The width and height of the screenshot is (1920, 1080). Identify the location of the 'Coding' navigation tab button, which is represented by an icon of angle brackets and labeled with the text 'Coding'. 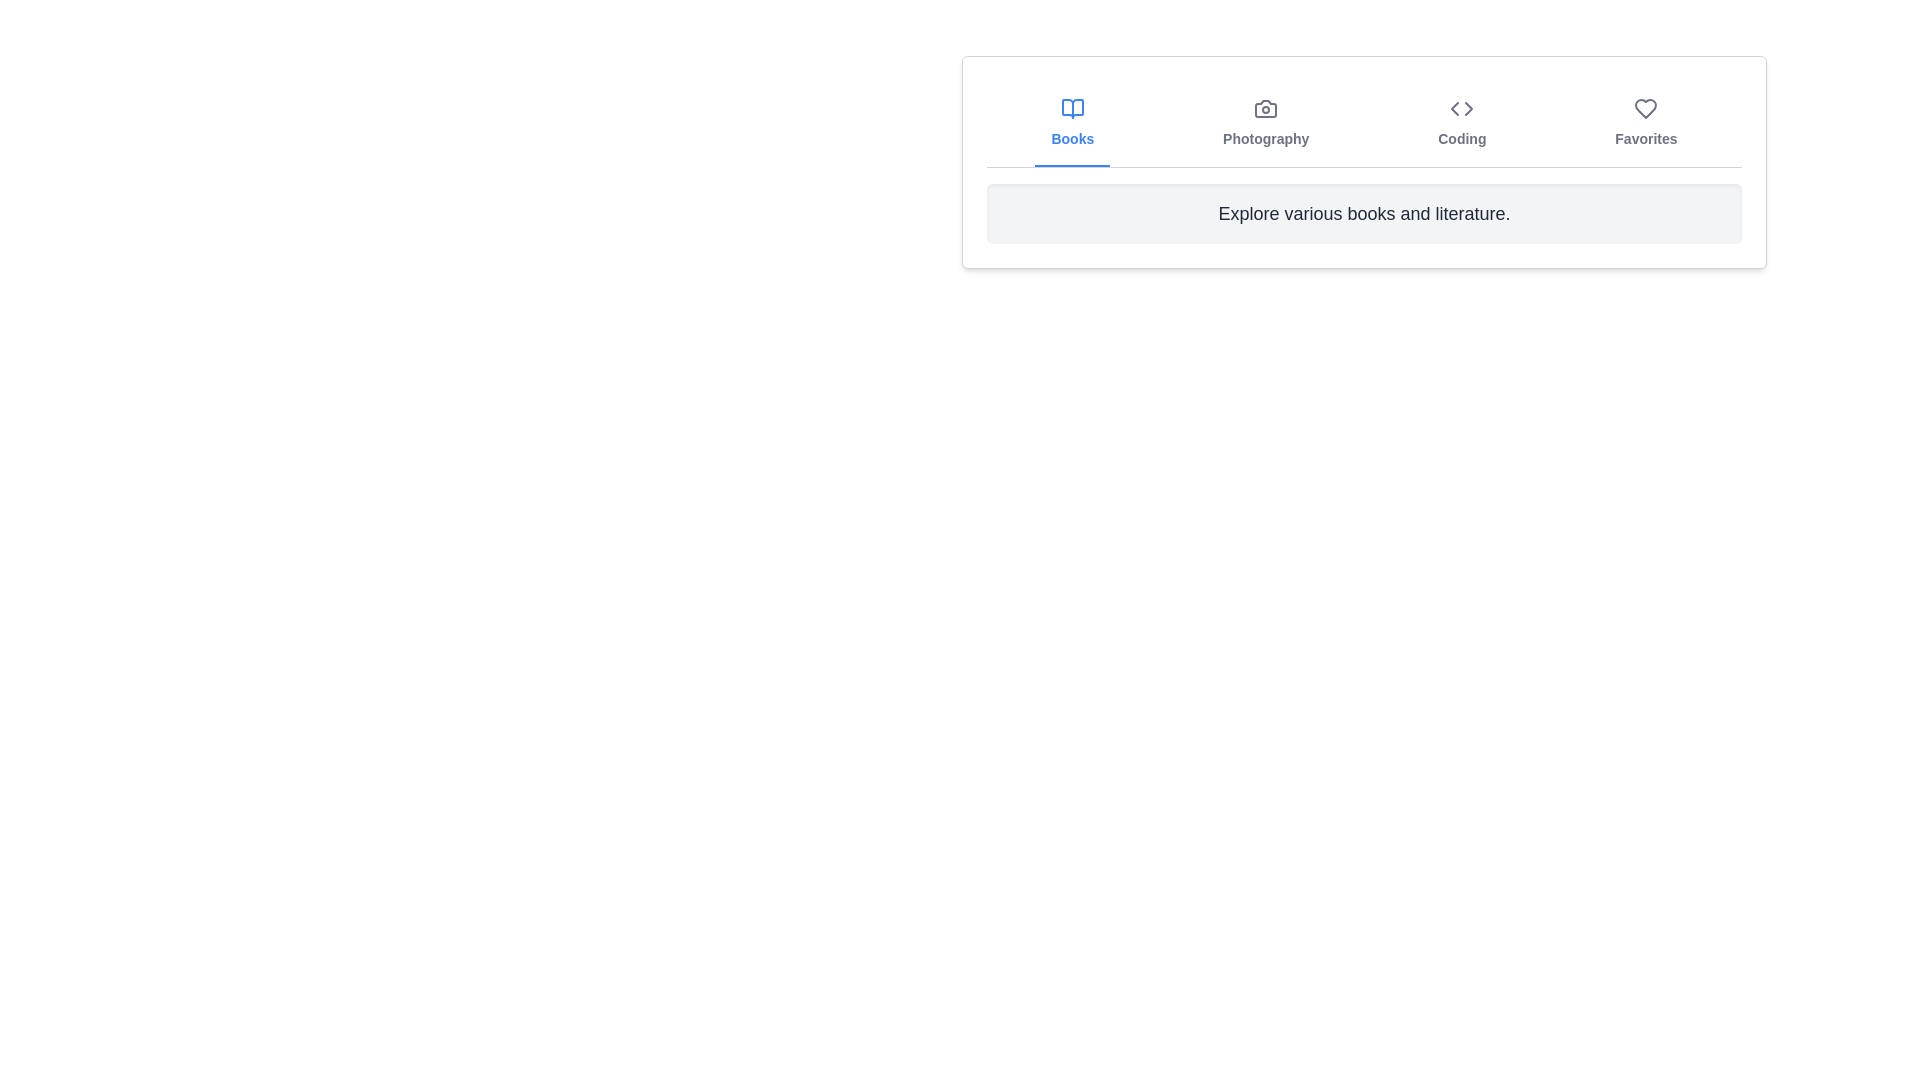
(1462, 123).